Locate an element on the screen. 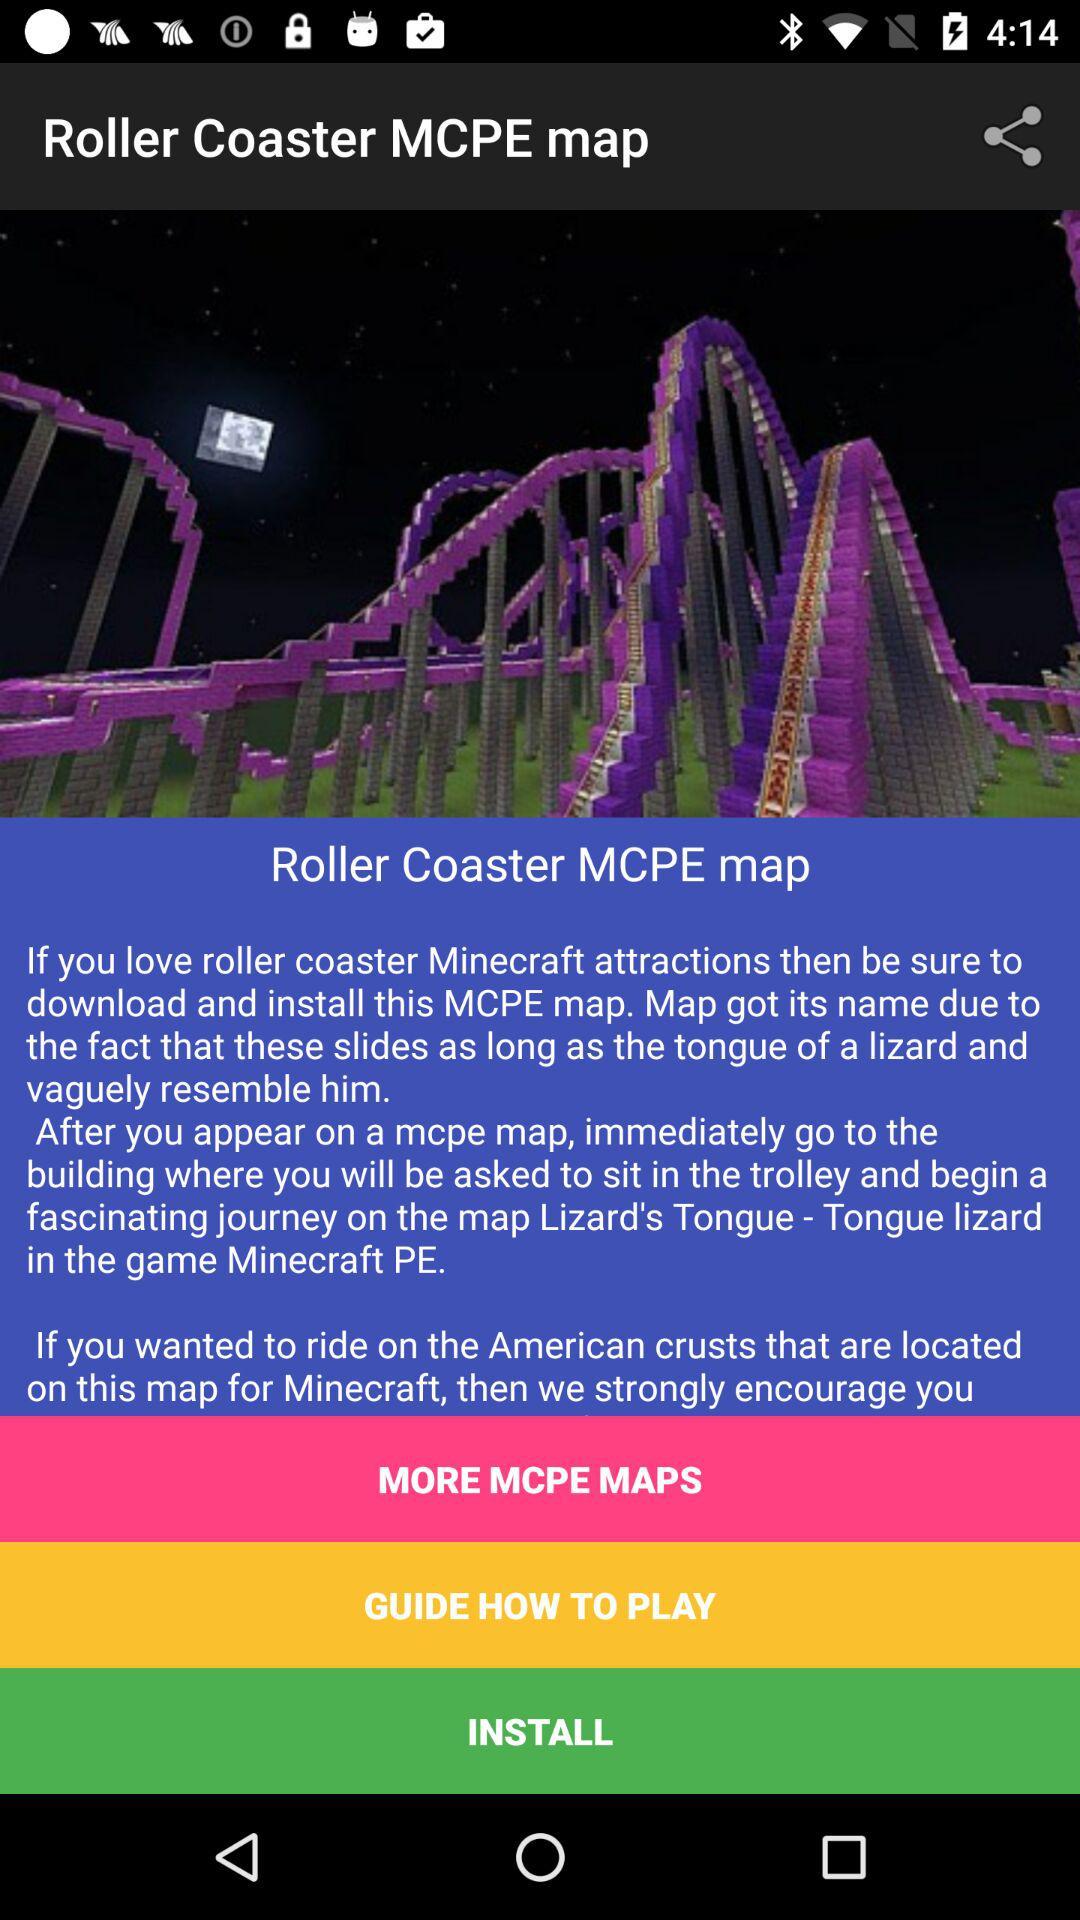 This screenshot has height=1920, width=1080. the icon above the install item is located at coordinates (540, 1604).